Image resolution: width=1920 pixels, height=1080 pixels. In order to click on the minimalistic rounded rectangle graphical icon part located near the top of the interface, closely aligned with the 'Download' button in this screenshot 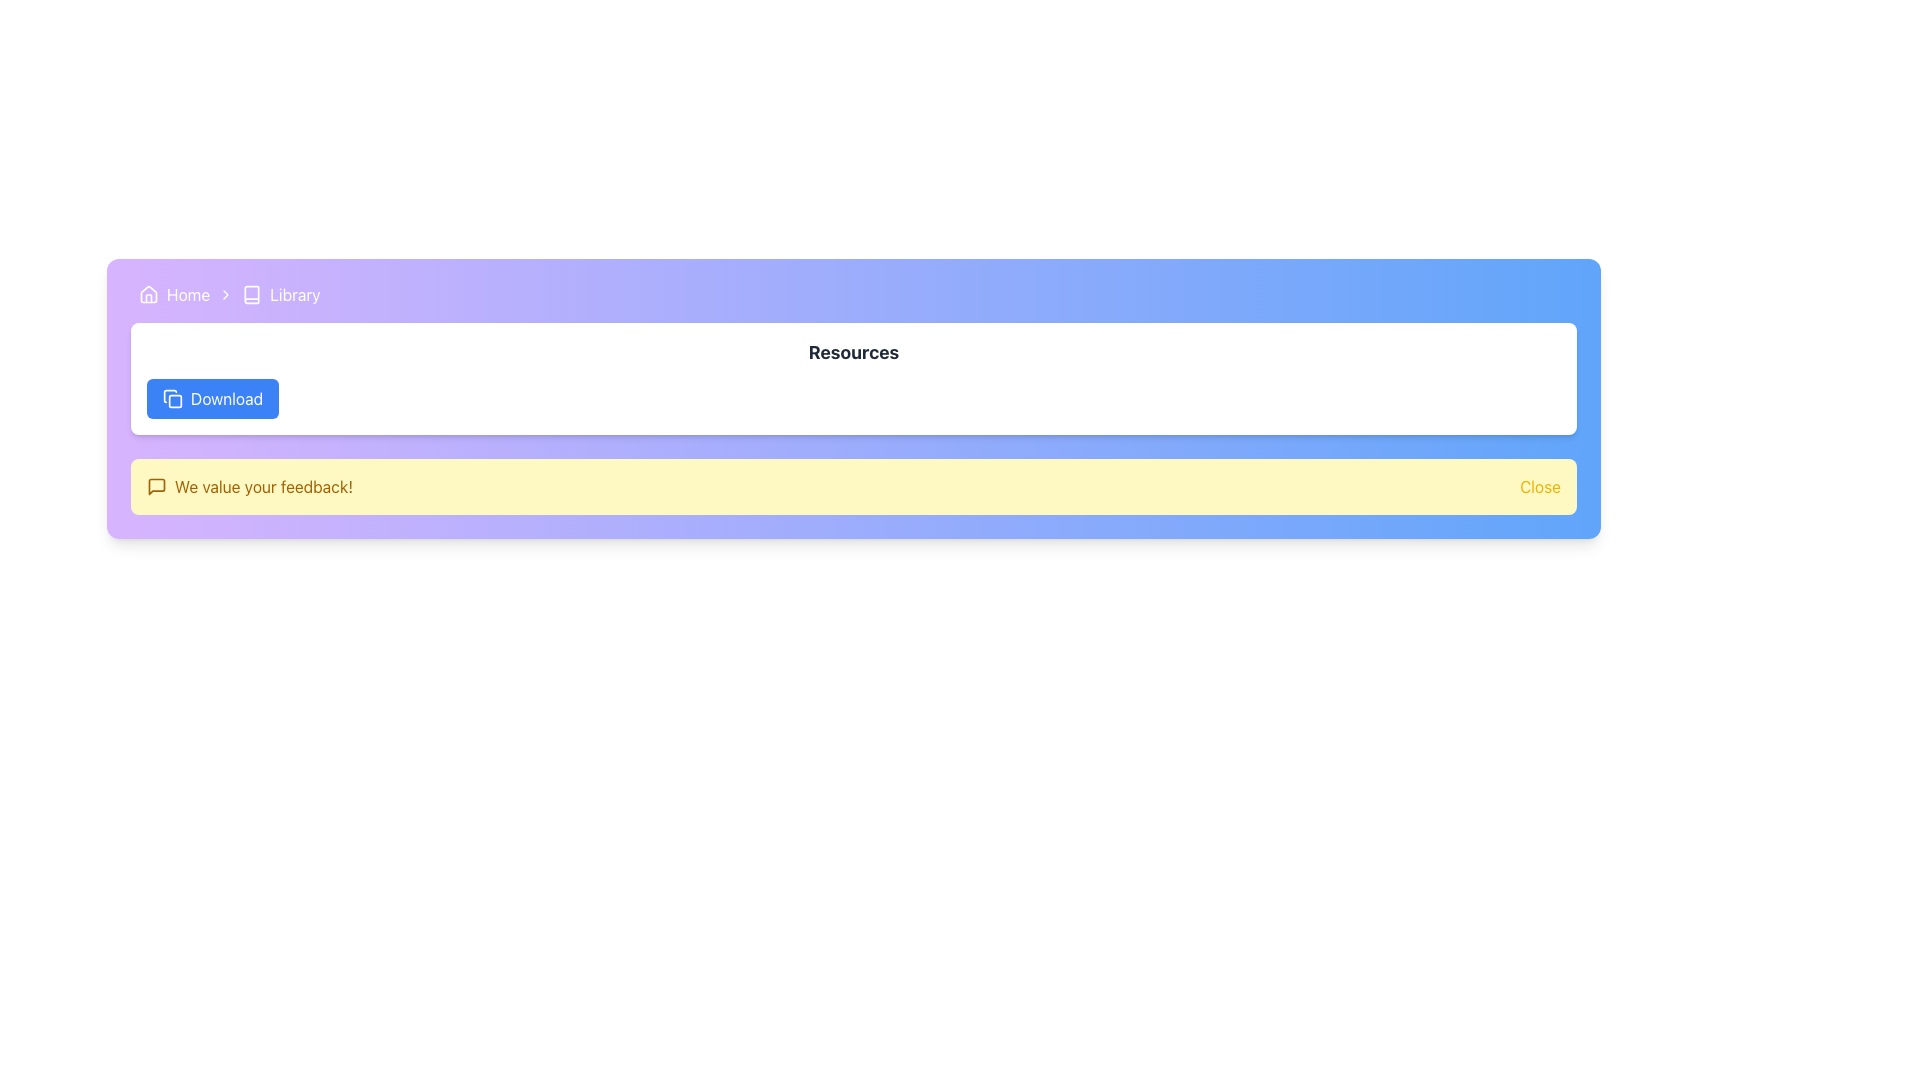, I will do `click(175, 401)`.